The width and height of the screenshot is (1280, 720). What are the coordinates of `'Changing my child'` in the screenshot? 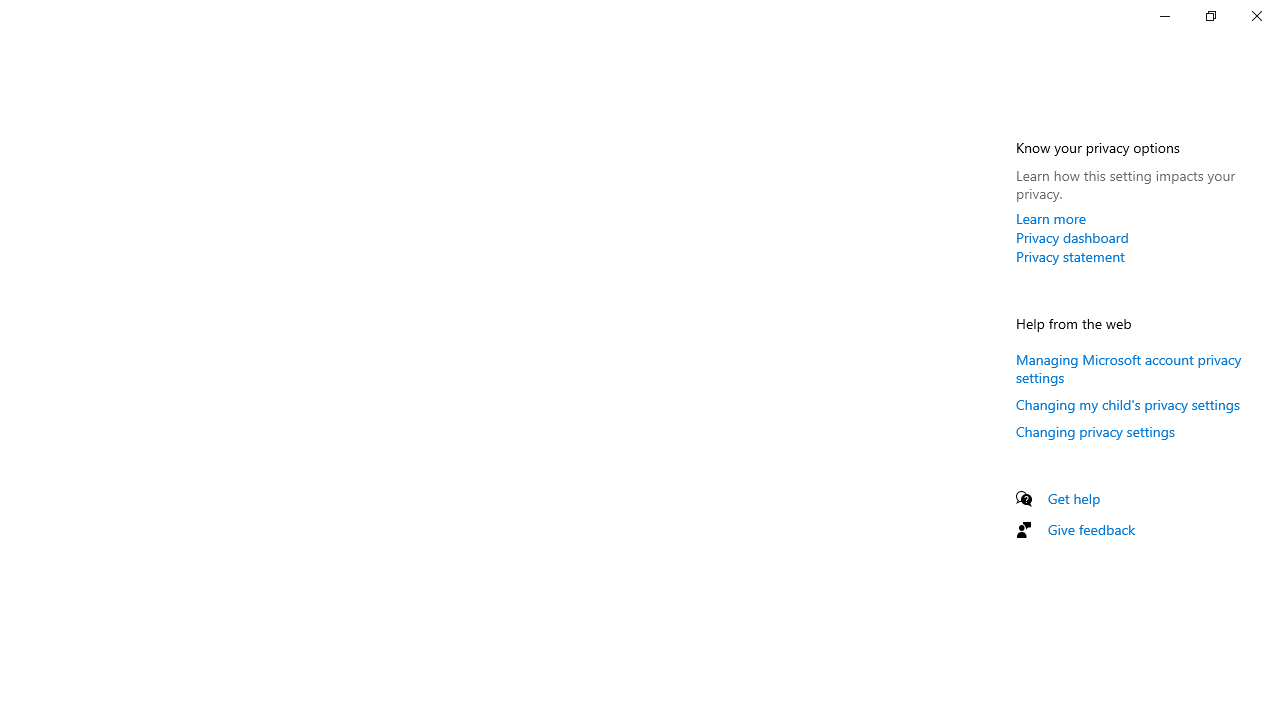 It's located at (1128, 404).